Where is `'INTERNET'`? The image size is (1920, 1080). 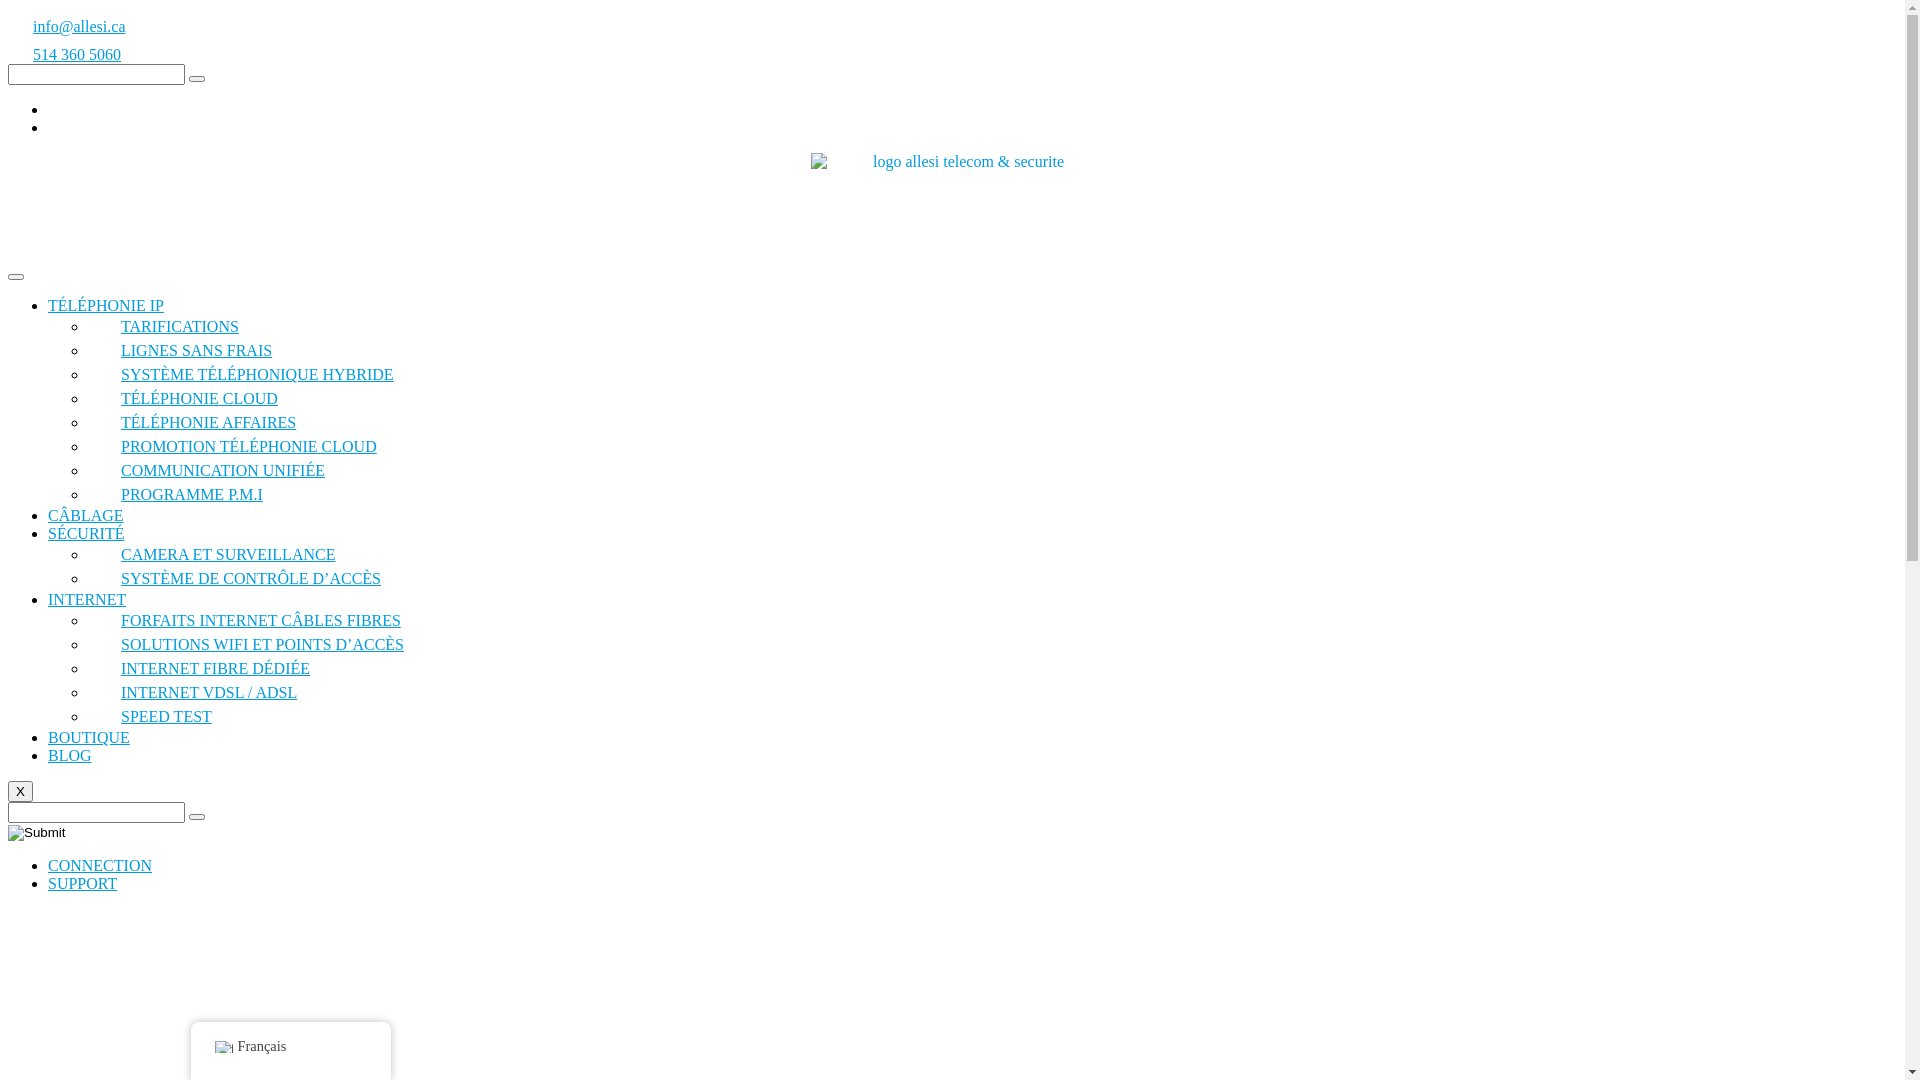 'INTERNET' is located at coordinates (85, 598).